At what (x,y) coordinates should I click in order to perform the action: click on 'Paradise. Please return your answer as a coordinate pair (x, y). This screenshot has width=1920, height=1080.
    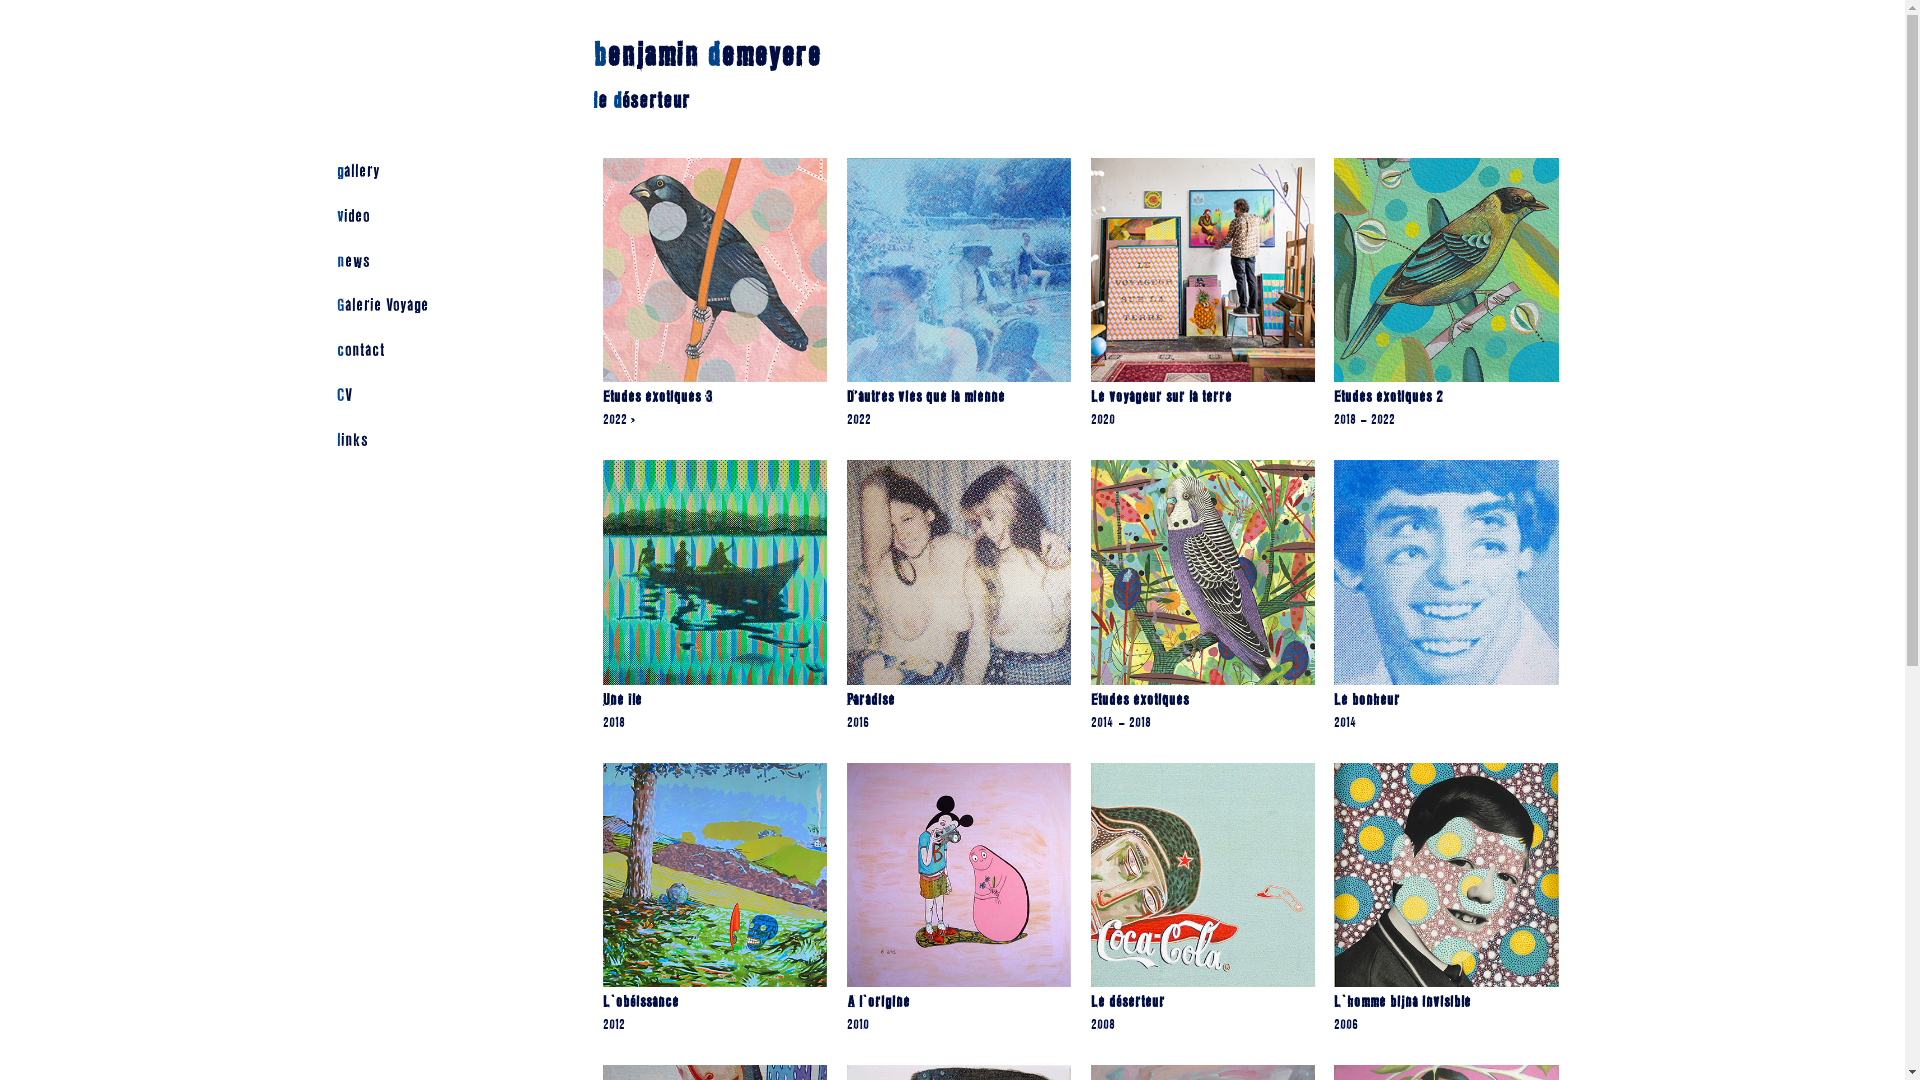
    Looking at the image, I should click on (846, 601).